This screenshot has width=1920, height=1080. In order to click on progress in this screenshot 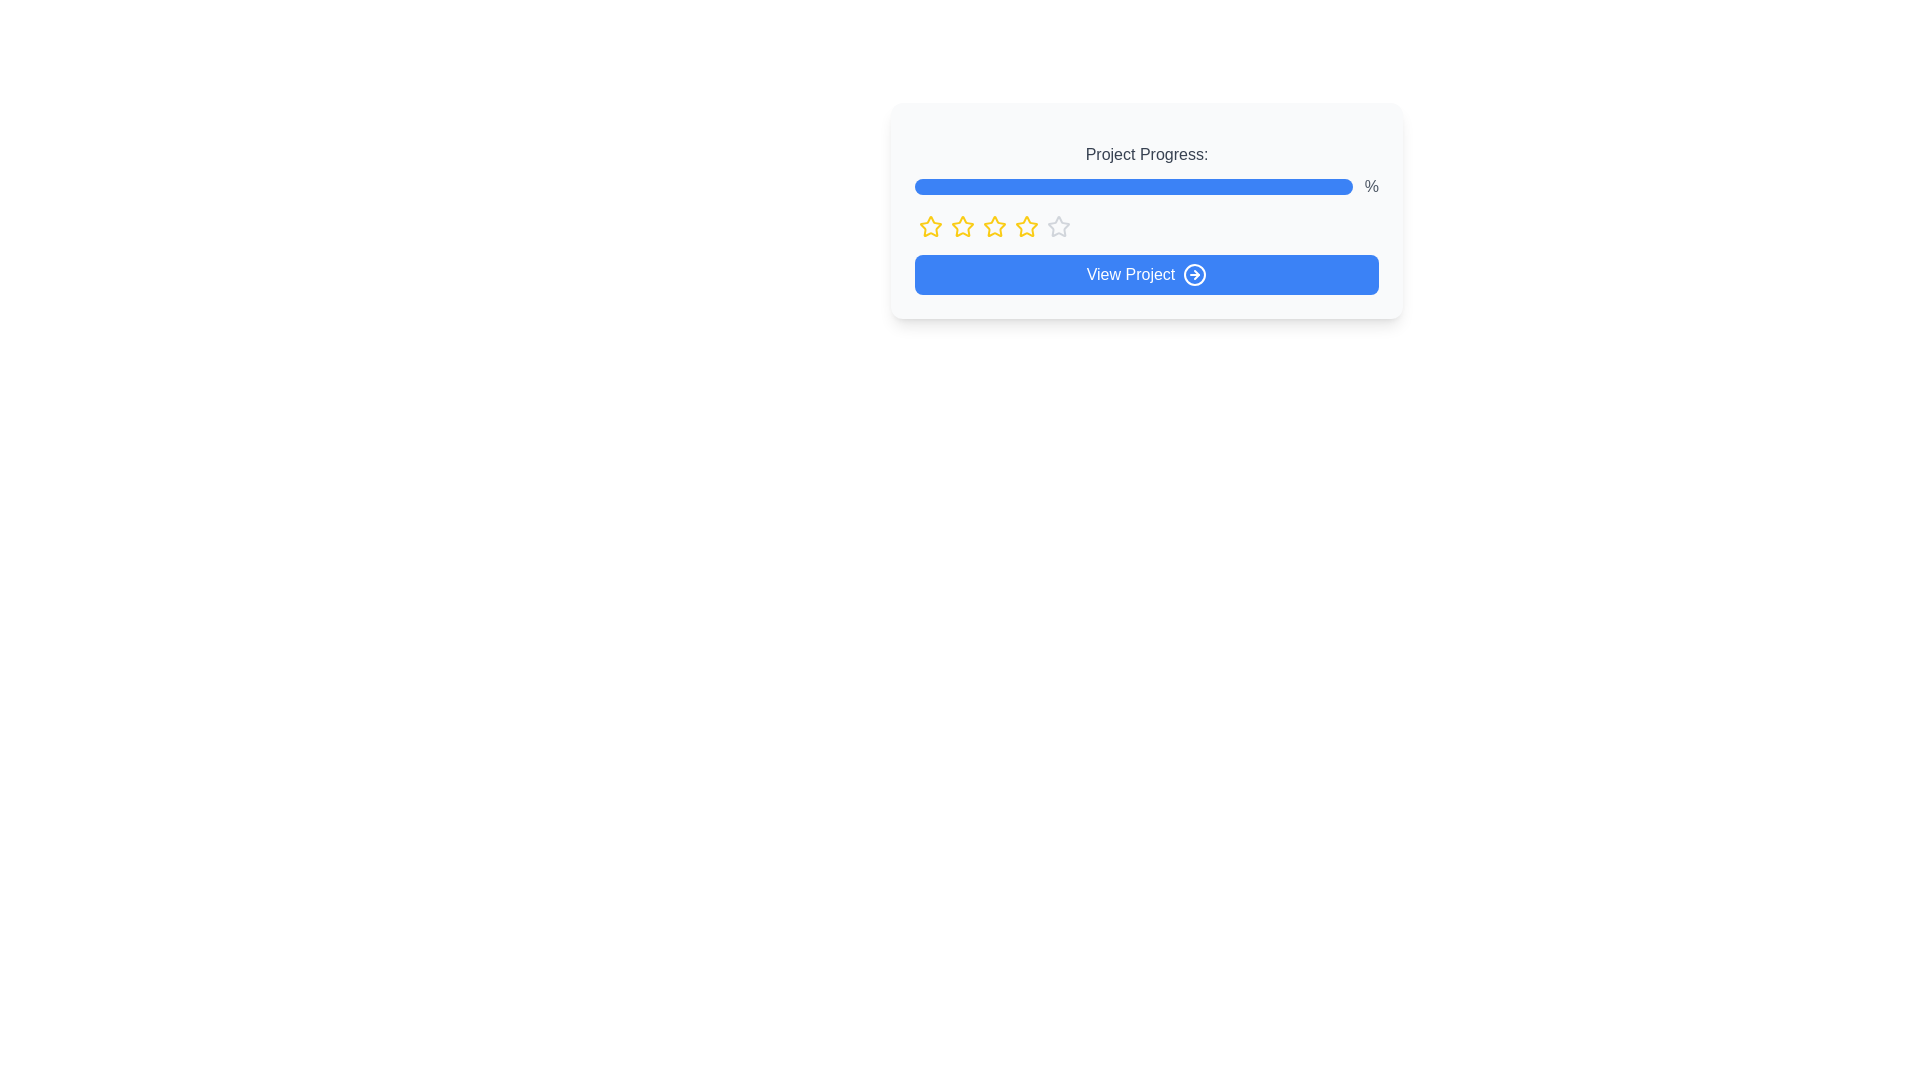, I will do `click(1304, 186)`.